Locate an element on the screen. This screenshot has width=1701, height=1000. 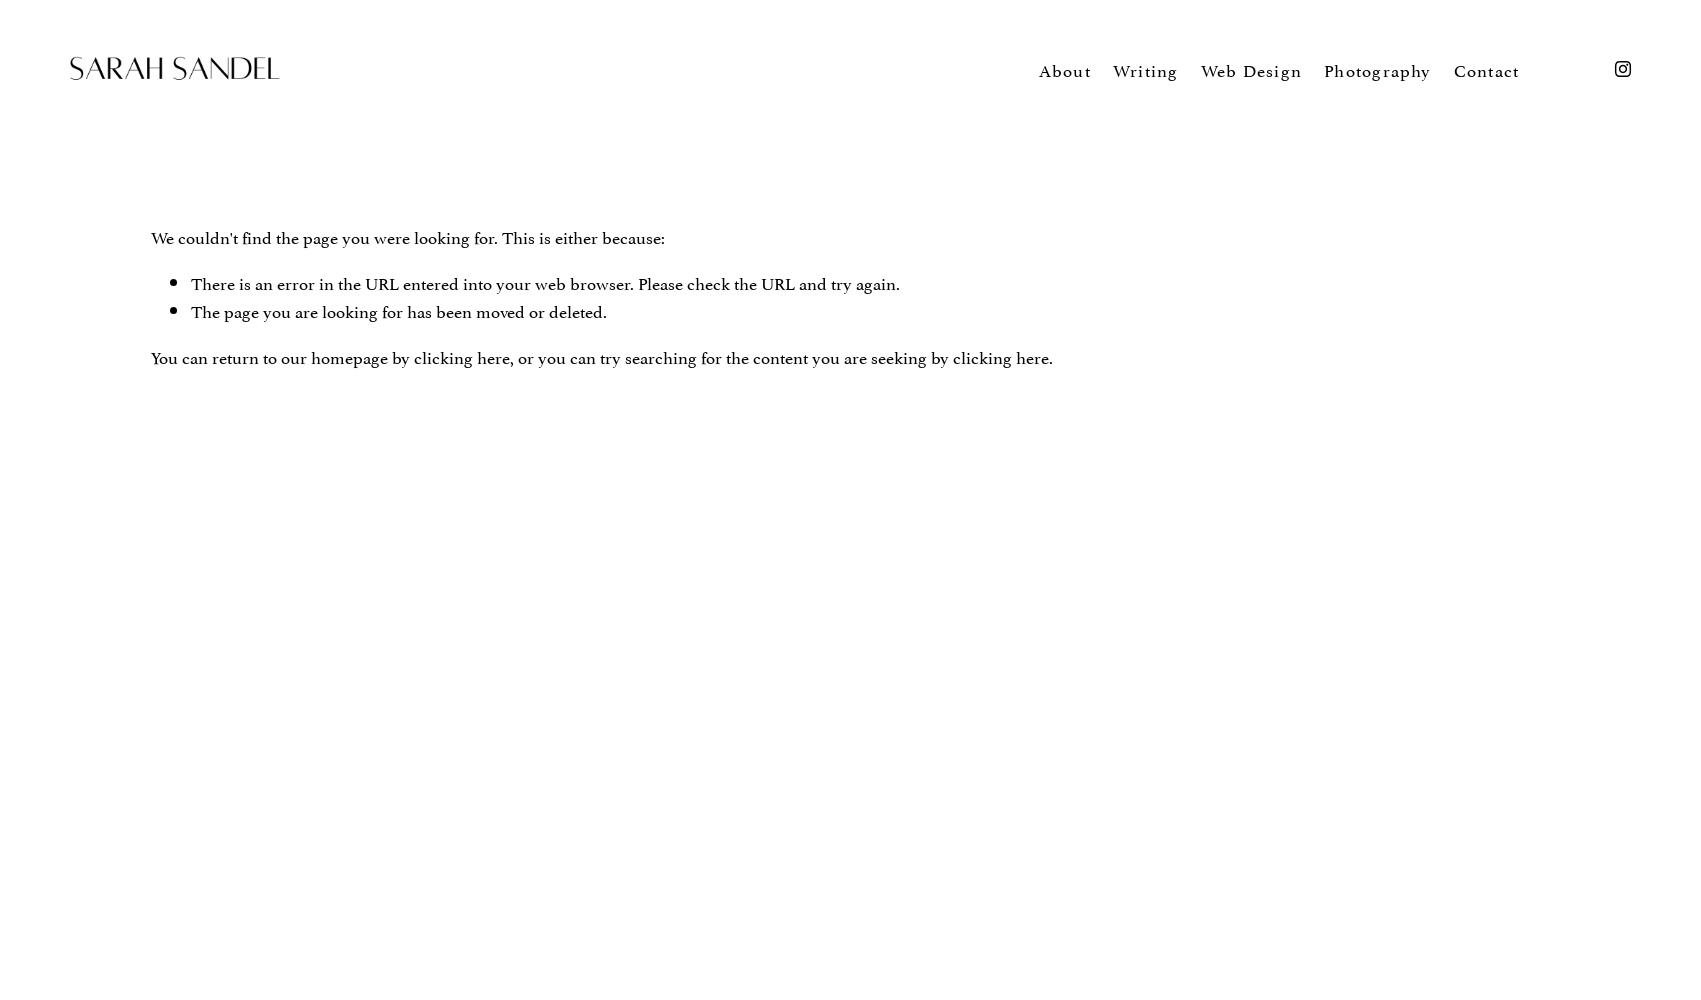
'We couldn't find the page you were looking for. This is either because:' is located at coordinates (149, 235).